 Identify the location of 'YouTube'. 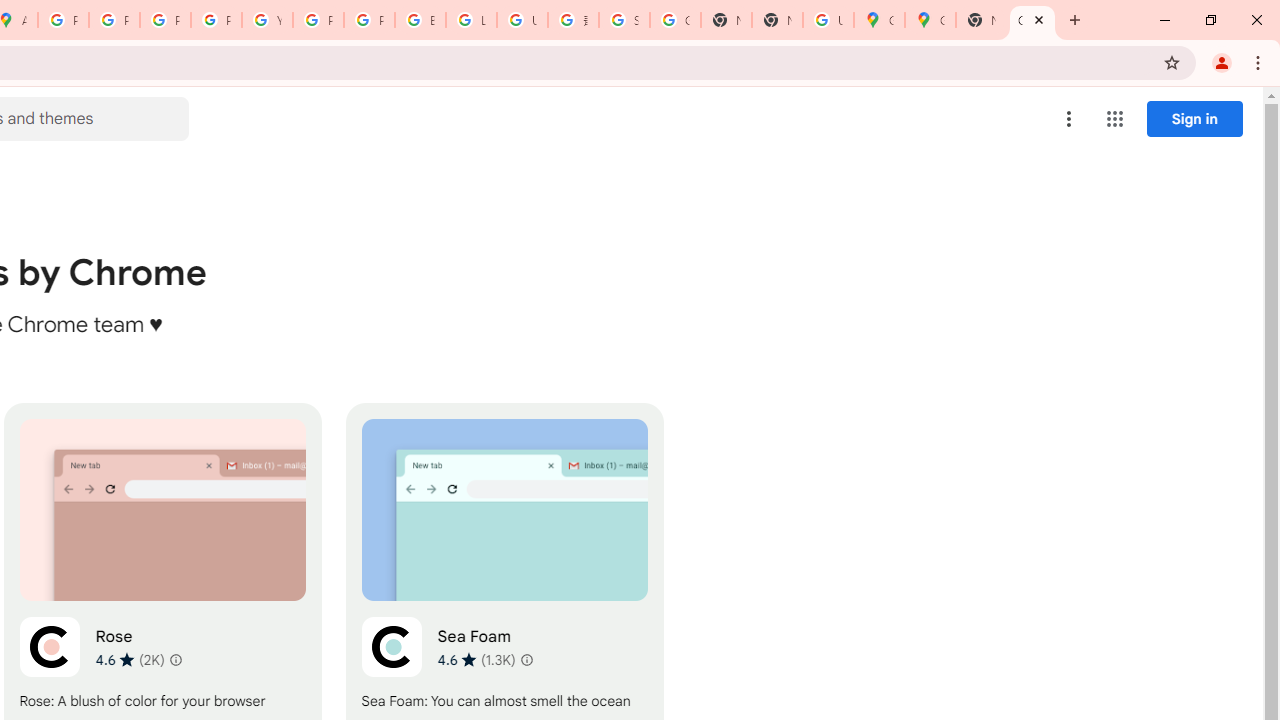
(266, 20).